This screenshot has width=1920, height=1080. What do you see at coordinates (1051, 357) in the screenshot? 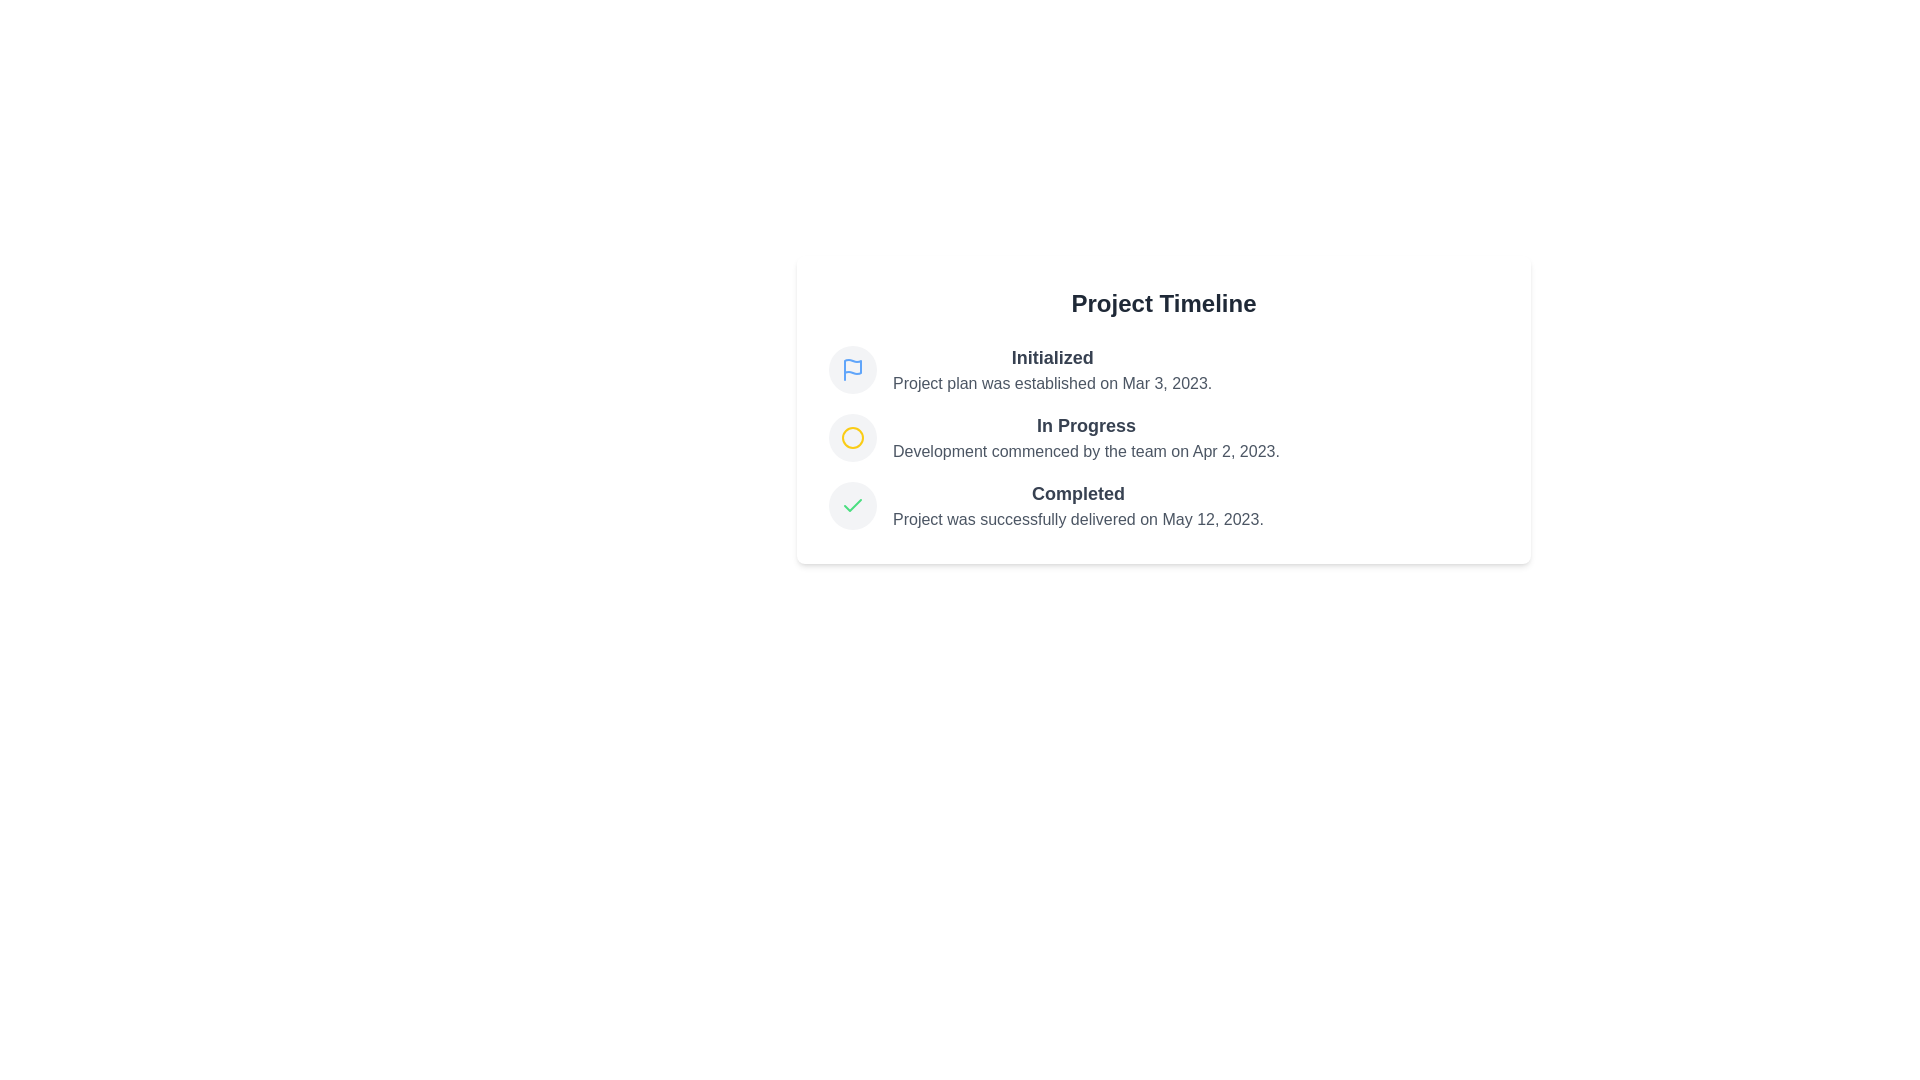
I see `the heading text label marking the 'Initialized' stage in the project timeline, which is located above the text 'Project plan was established on Mar 3, 2023.' and aligned horizontally with a flag icon to its left` at bounding box center [1051, 357].